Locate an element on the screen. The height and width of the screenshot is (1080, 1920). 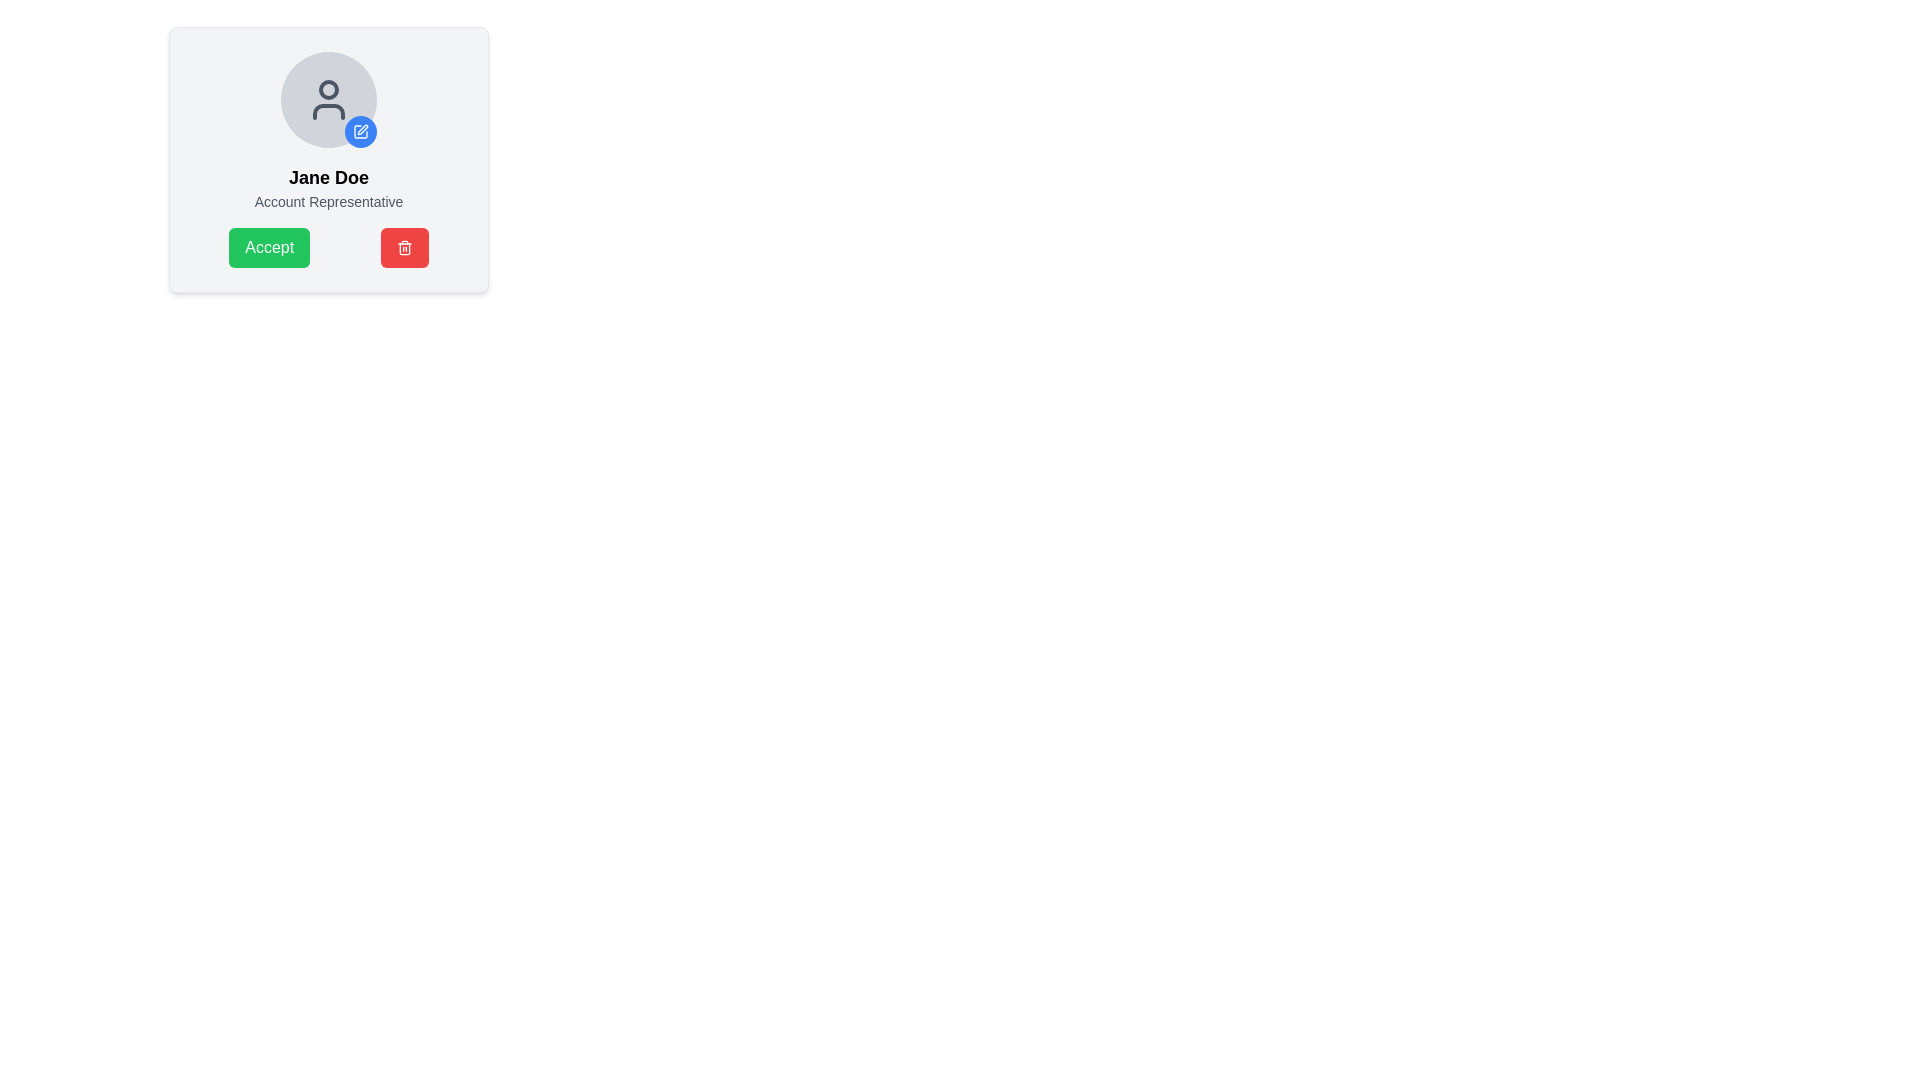
the edit icon located at the upper right of Jane Doe's user card, which serves as a button for modifying profile information is located at coordinates (363, 130).